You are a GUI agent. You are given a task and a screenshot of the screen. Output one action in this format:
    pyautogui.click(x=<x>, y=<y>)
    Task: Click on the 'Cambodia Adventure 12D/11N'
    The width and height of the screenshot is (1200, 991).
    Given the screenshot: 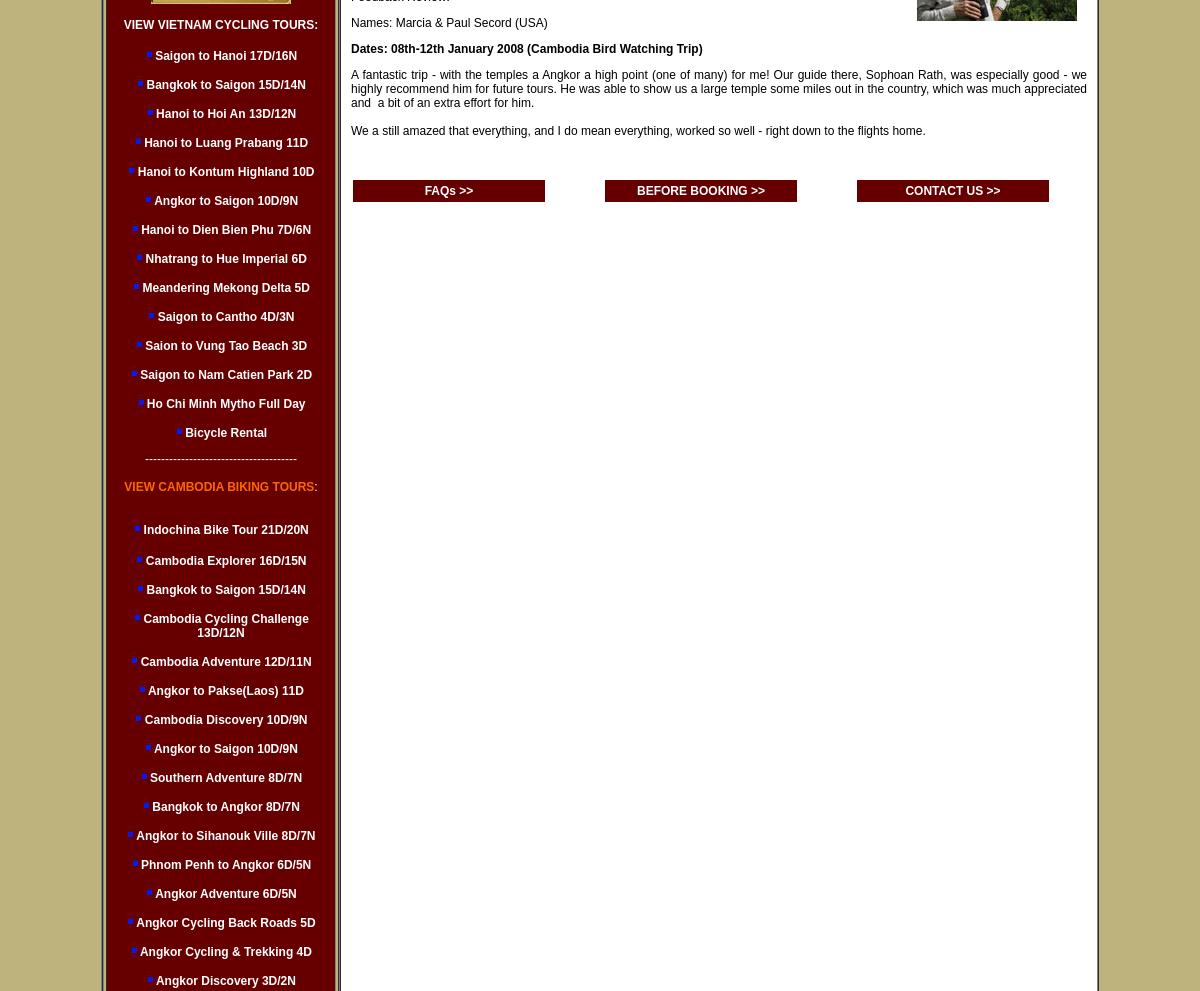 What is the action you would take?
    pyautogui.click(x=223, y=660)
    